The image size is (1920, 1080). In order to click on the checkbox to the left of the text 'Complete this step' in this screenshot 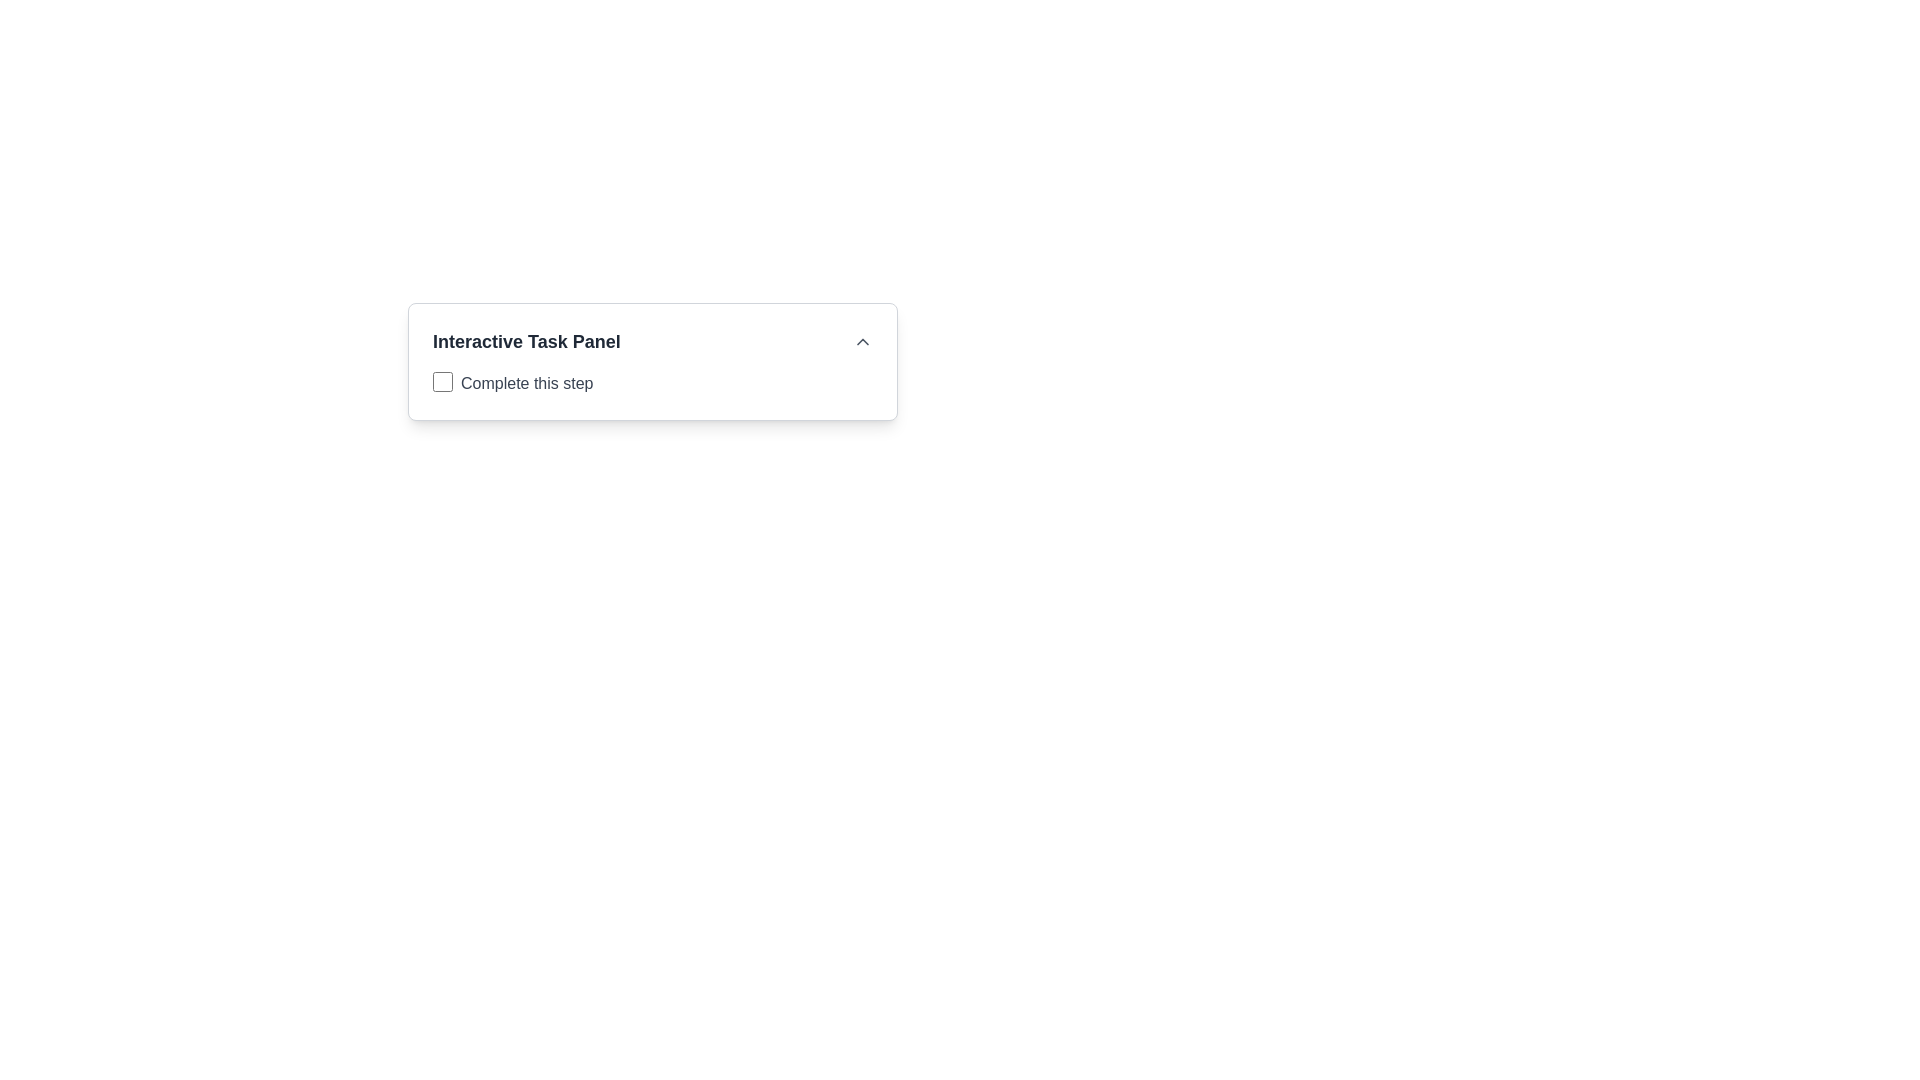, I will do `click(441, 381)`.